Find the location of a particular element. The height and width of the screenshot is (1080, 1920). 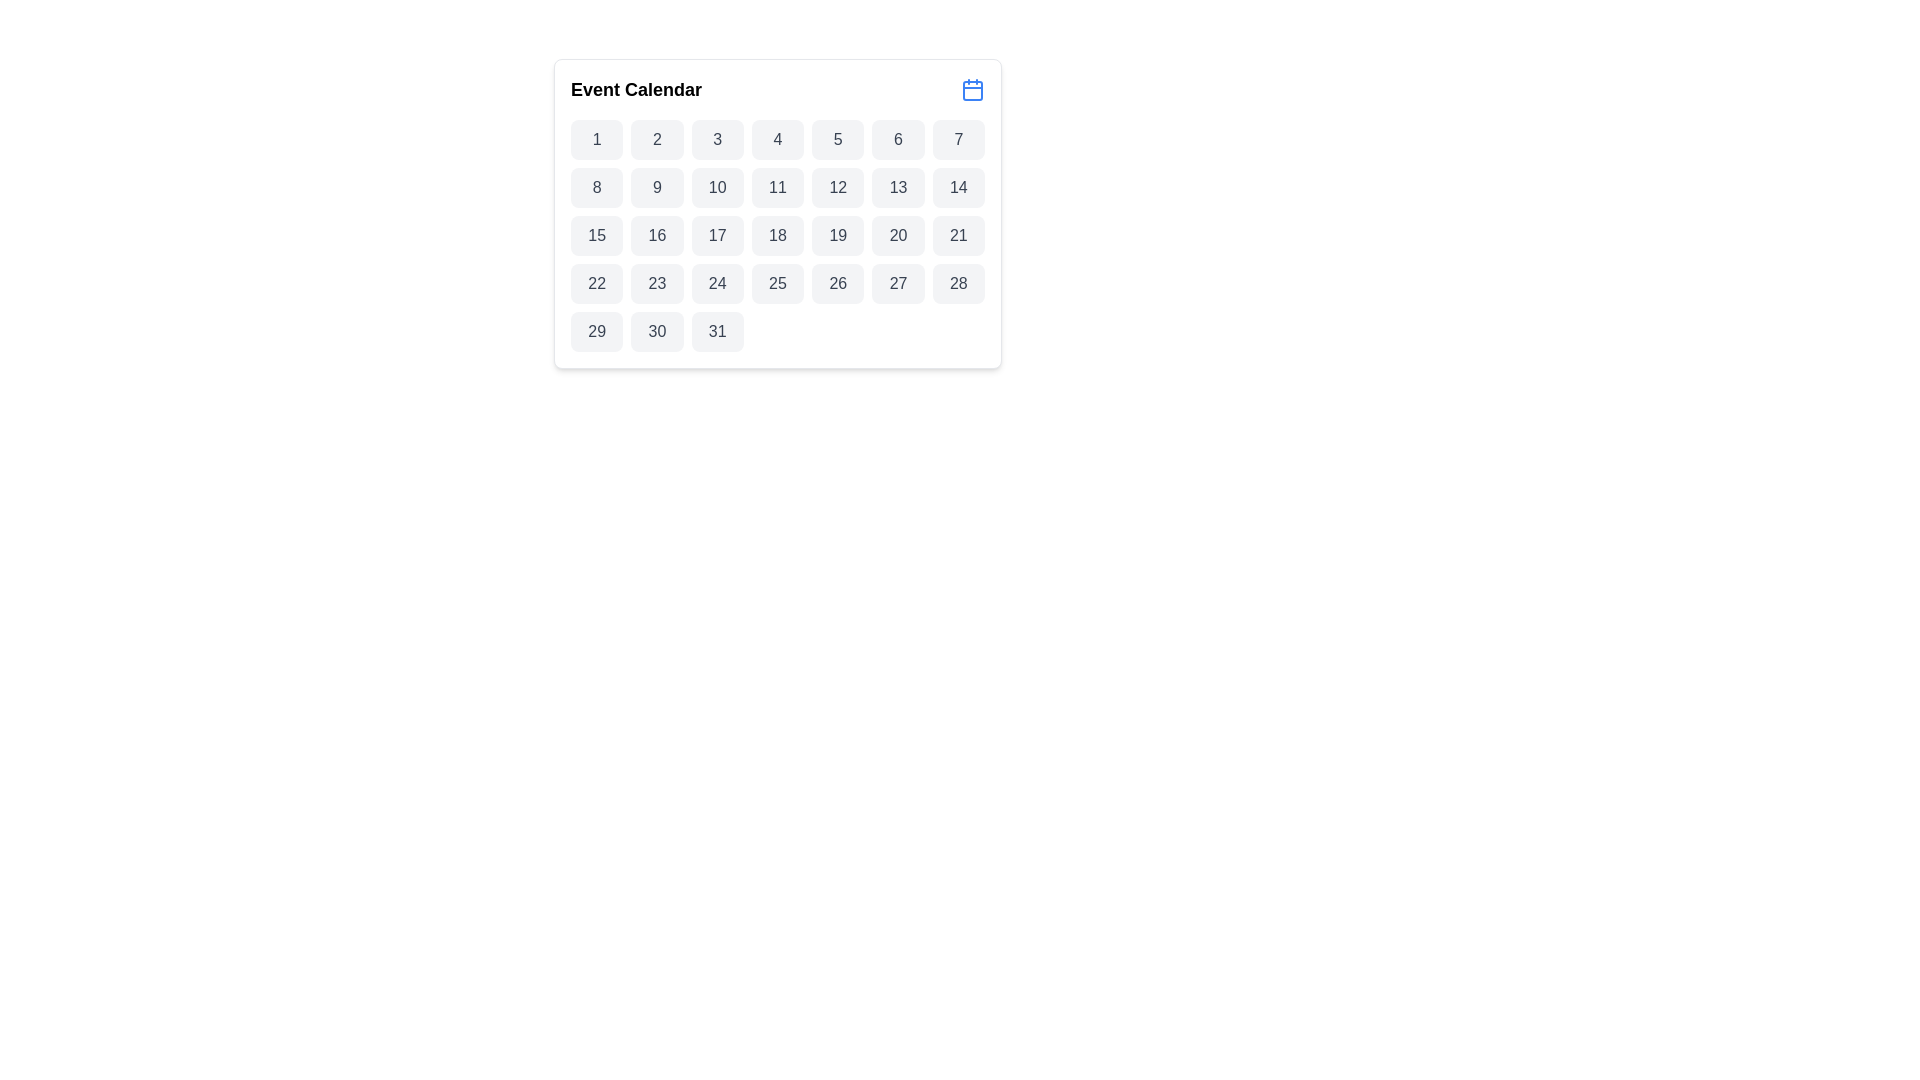

the button displaying the number '14' with a gray background and dark gray text in the Event Calendar is located at coordinates (957, 188).